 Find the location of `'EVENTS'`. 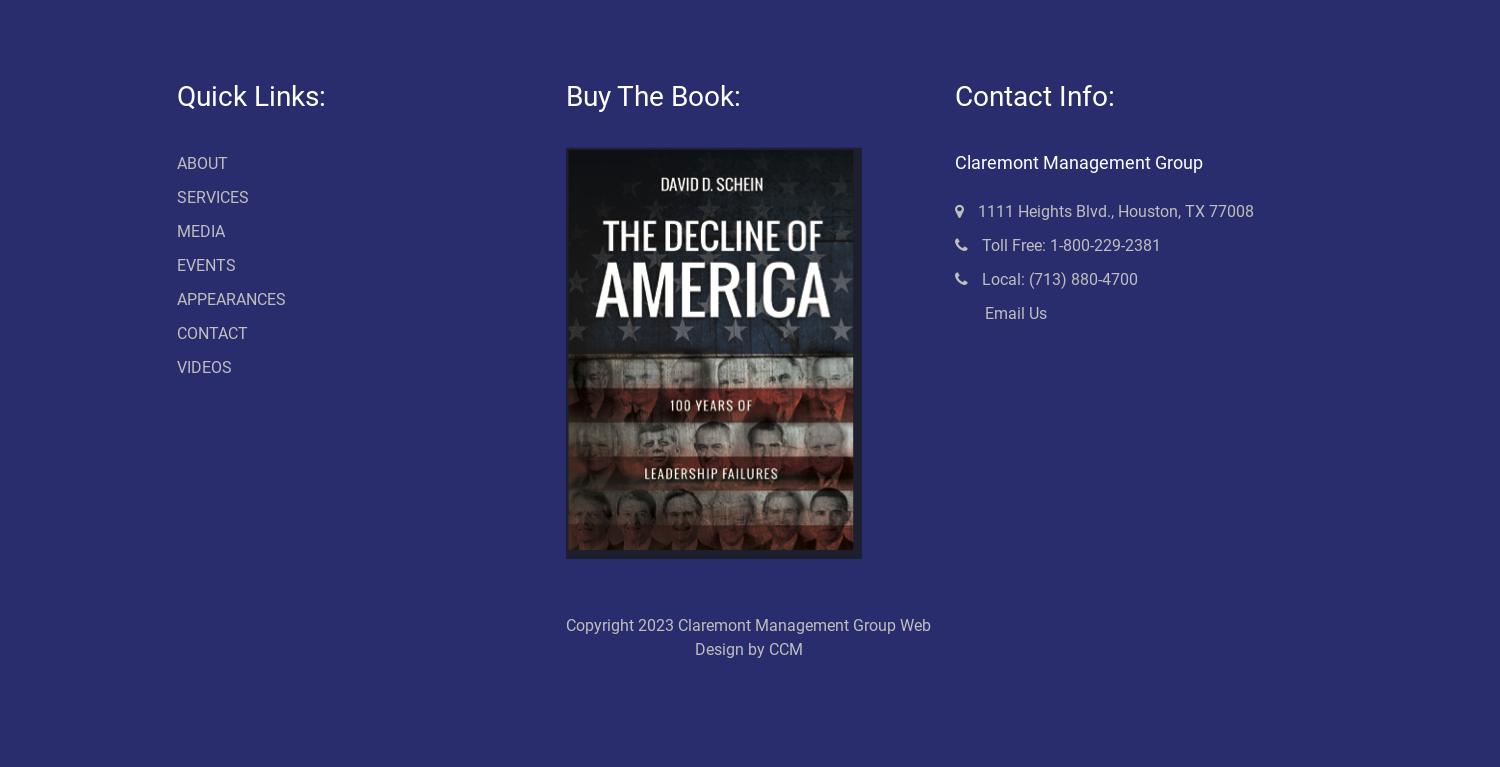

'EVENTS' is located at coordinates (204, 265).